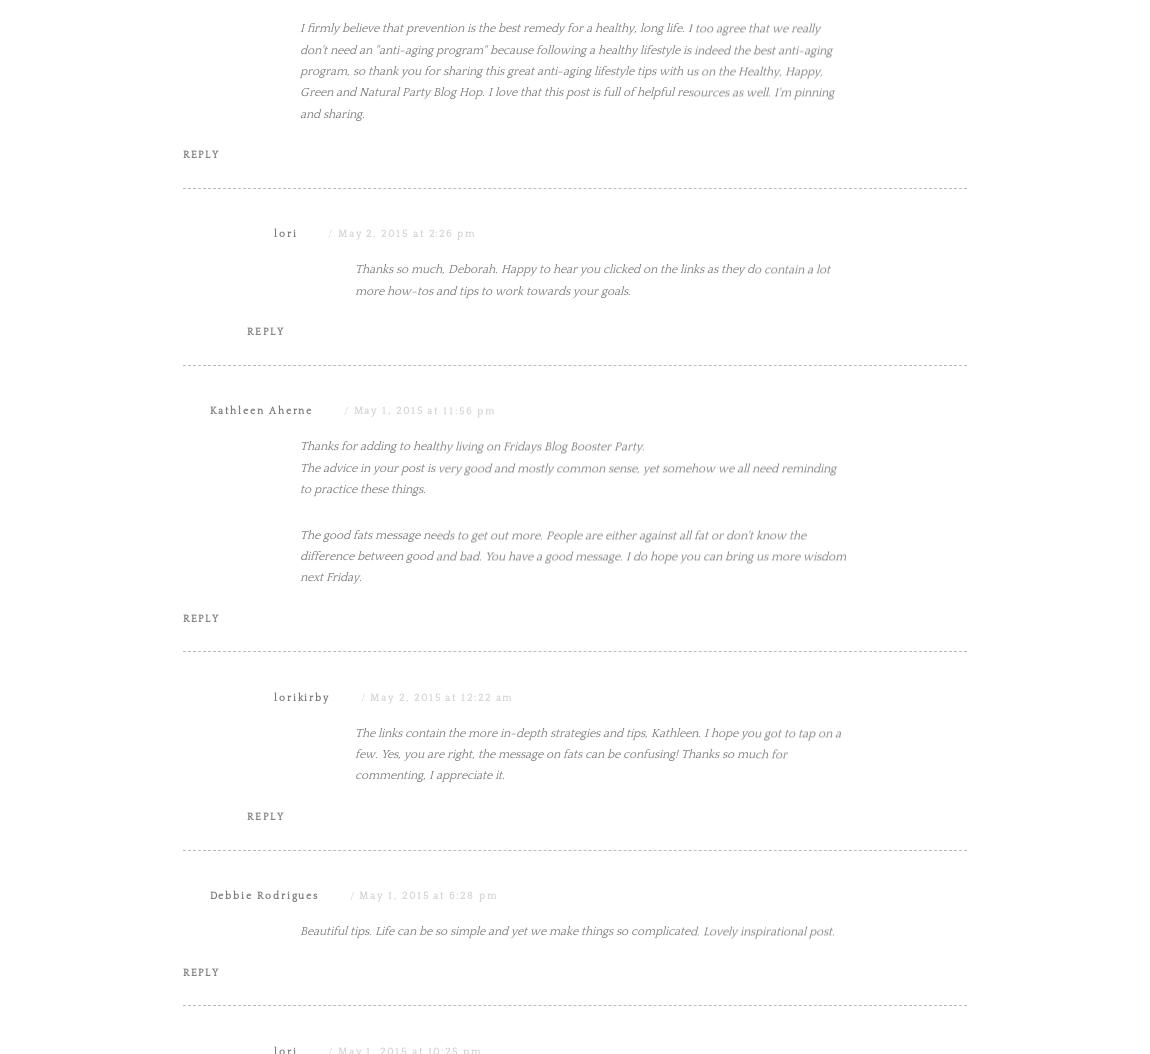 The height and width of the screenshot is (1054, 1150). I want to click on 'May 2, 2015 at 2:34 am', so click(407, 193).